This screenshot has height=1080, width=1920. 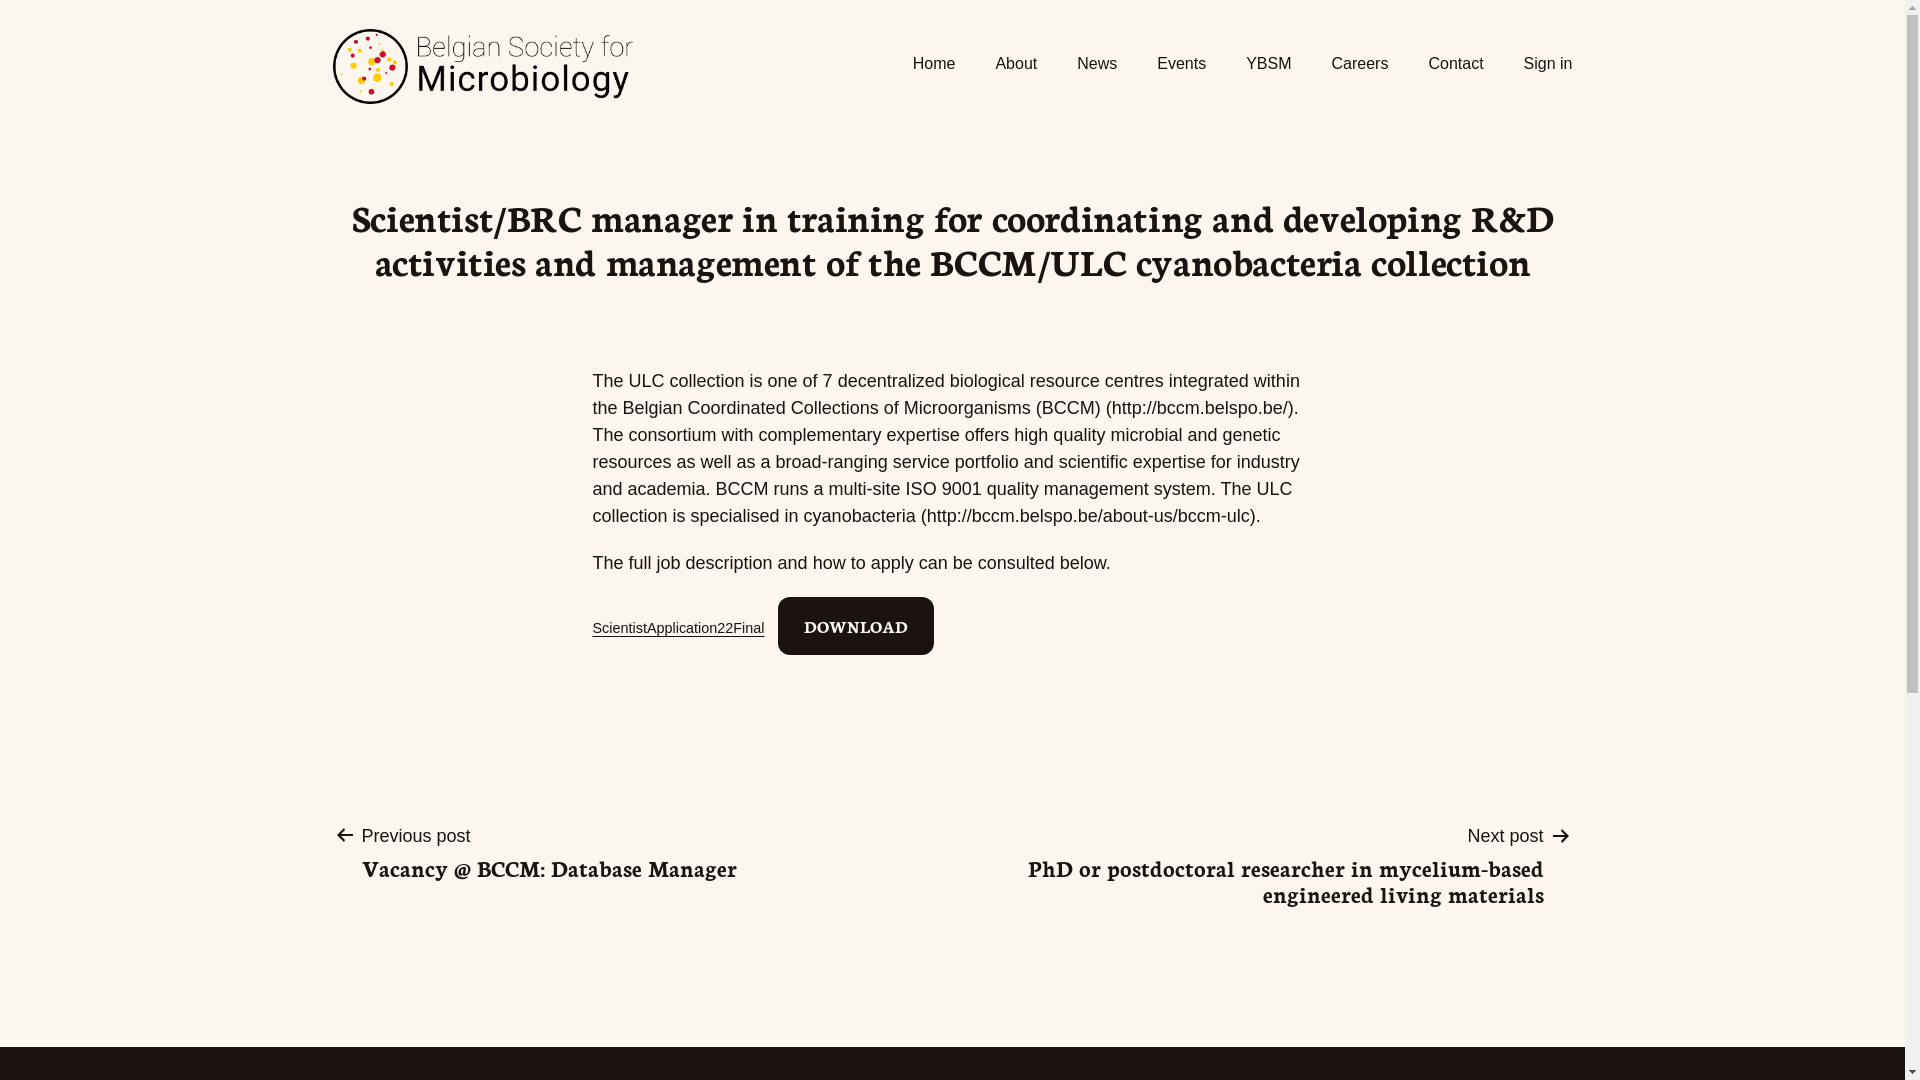 What do you see at coordinates (1267, 63) in the screenshot?
I see `'YBSM'` at bounding box center [1267, 63].